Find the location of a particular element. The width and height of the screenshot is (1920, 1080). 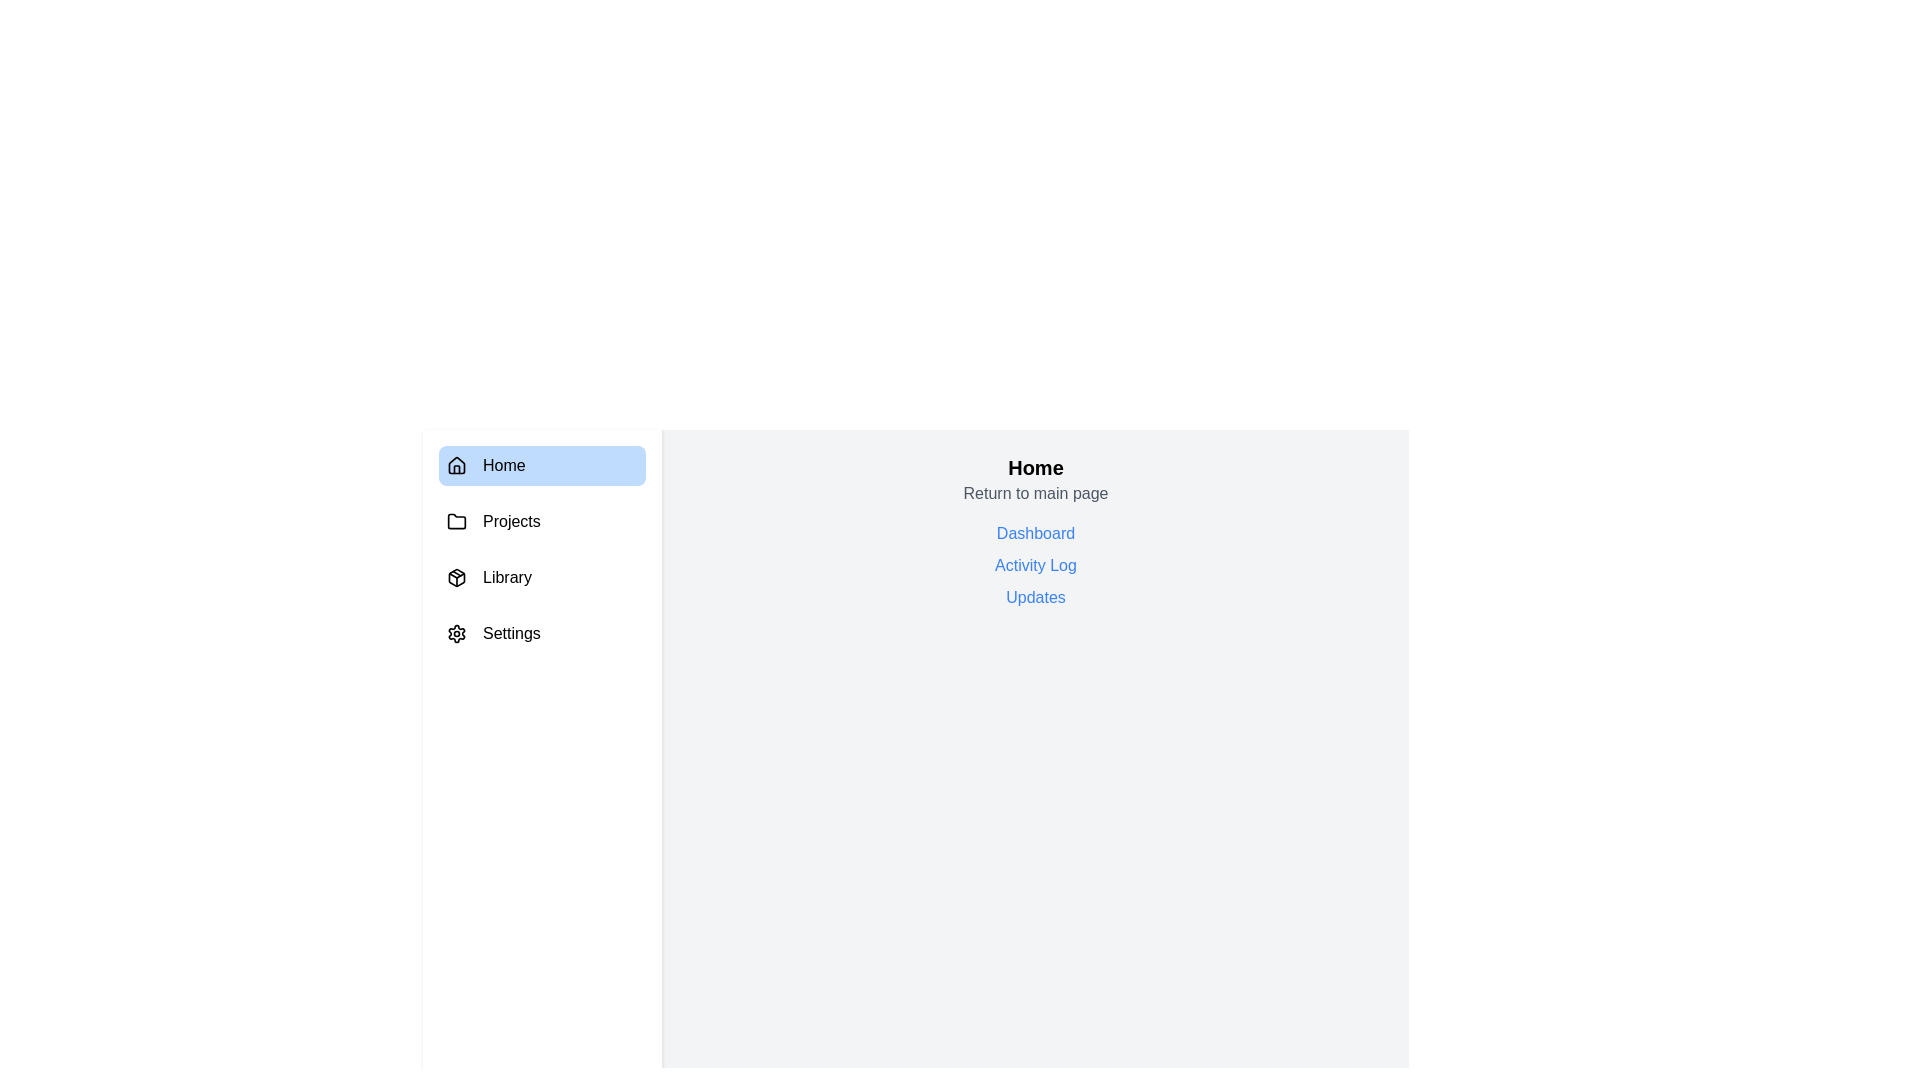

the 'Home' navigation link is located at coordinates (542, 466).